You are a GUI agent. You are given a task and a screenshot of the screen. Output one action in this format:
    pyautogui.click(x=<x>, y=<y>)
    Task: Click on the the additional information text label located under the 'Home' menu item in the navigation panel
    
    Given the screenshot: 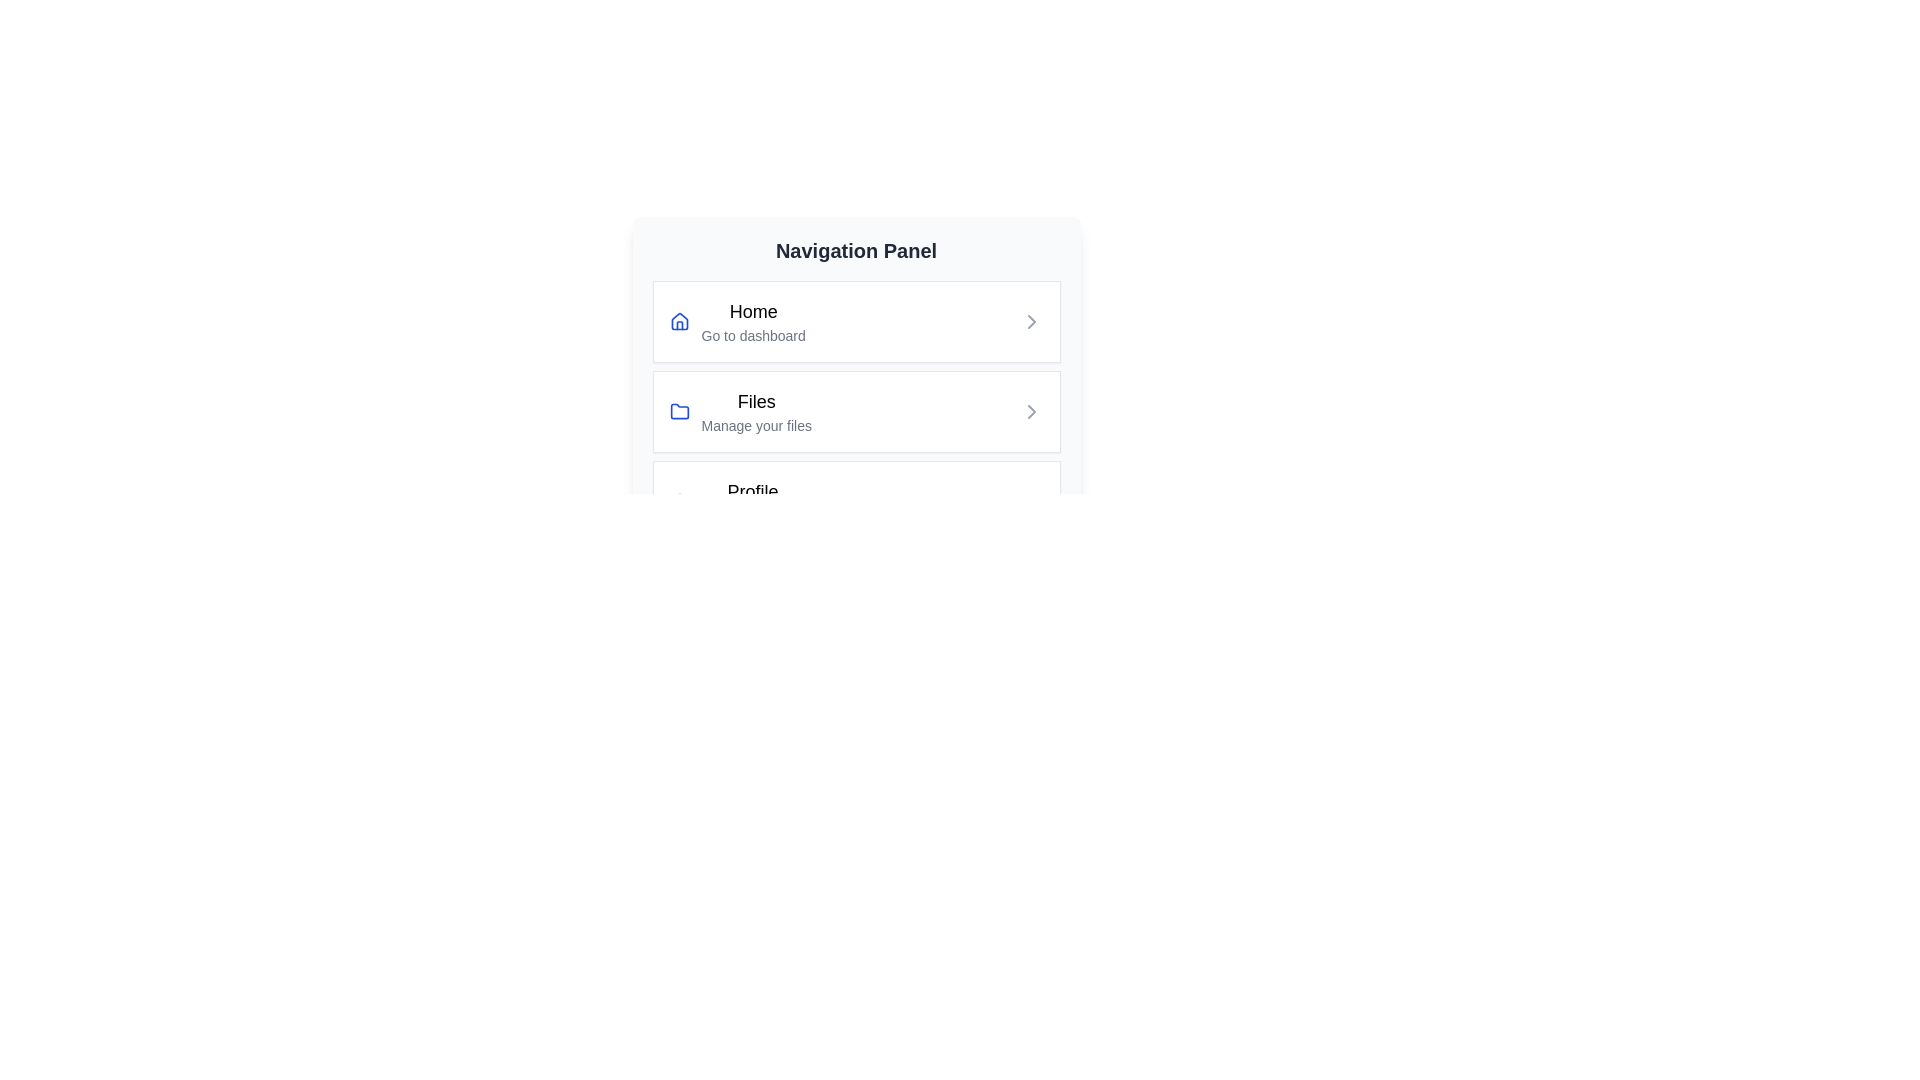 What is the action you would take?
    pyautogui.click(x=752, y=334)
    